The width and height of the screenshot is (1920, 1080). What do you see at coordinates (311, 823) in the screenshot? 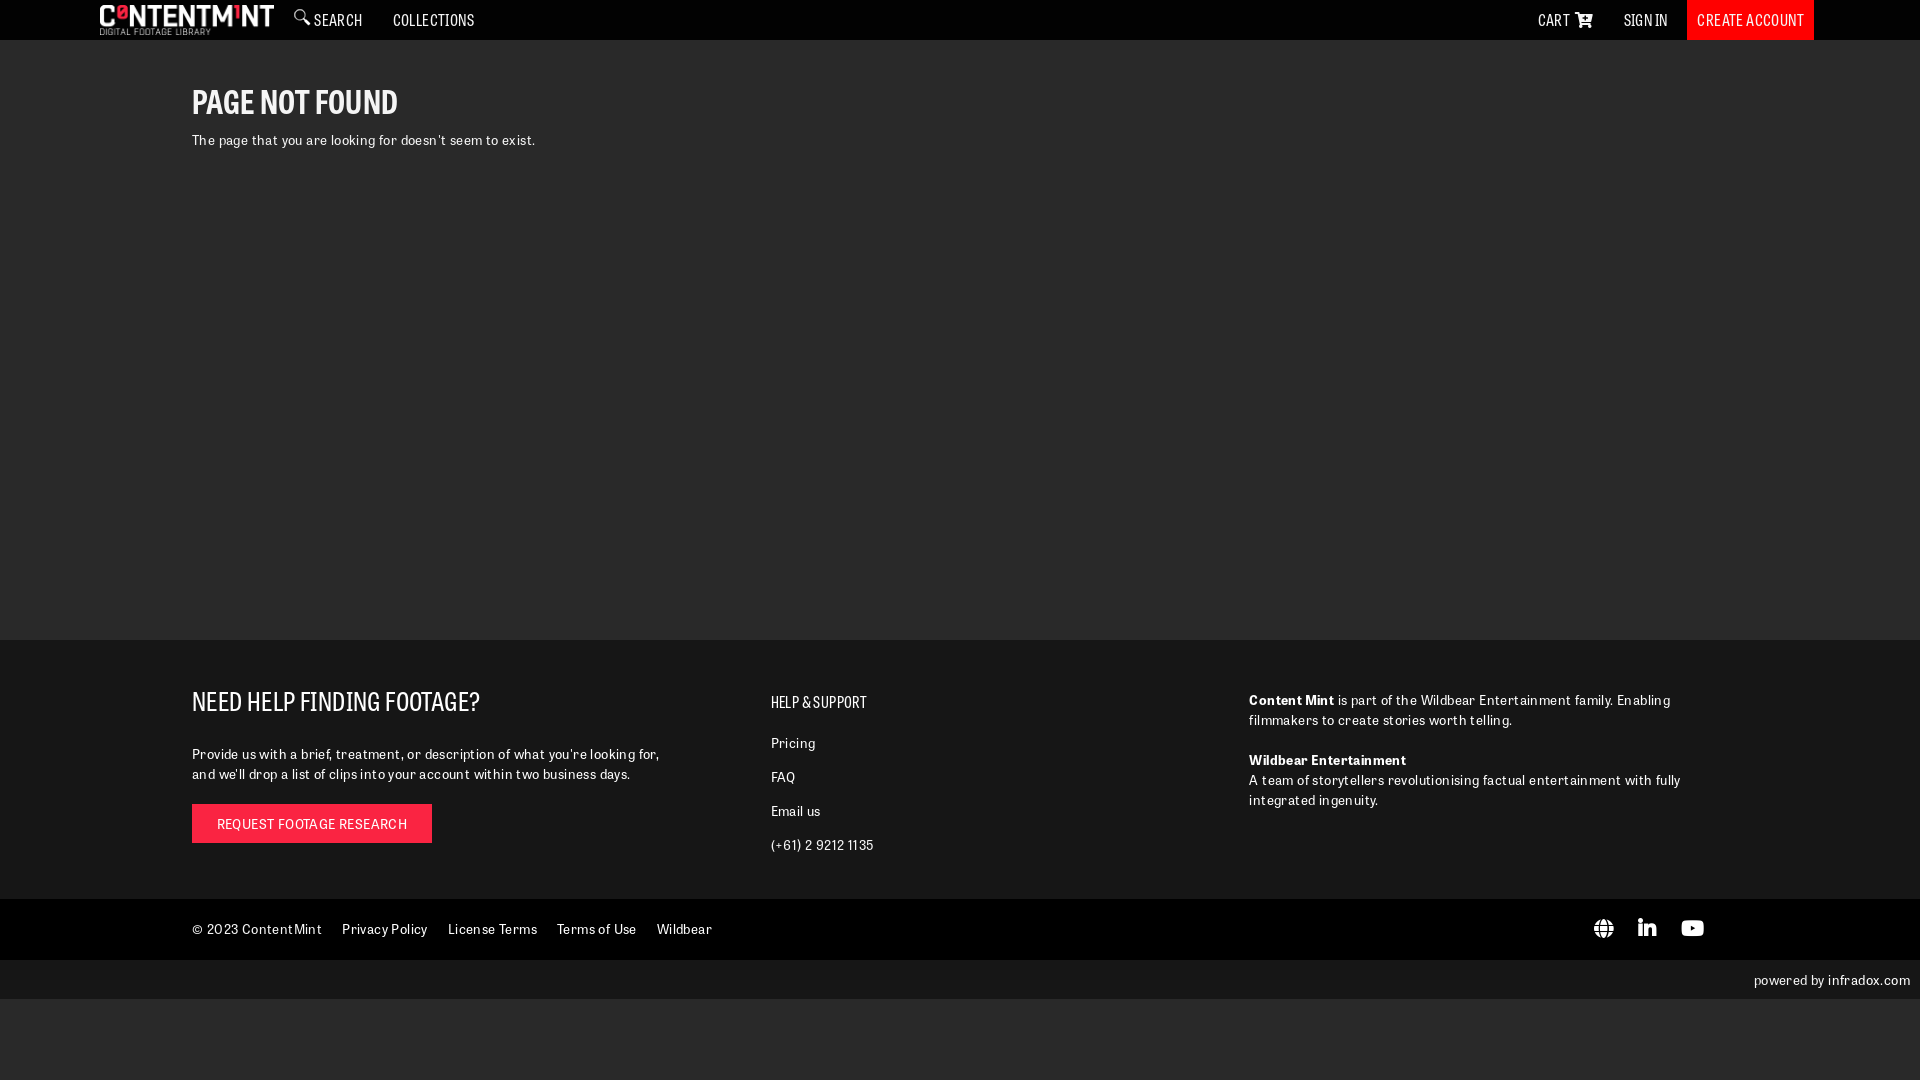
I see `'REQUEST FOOTAGE RESEARCH'` at bounding box center [311, 823].